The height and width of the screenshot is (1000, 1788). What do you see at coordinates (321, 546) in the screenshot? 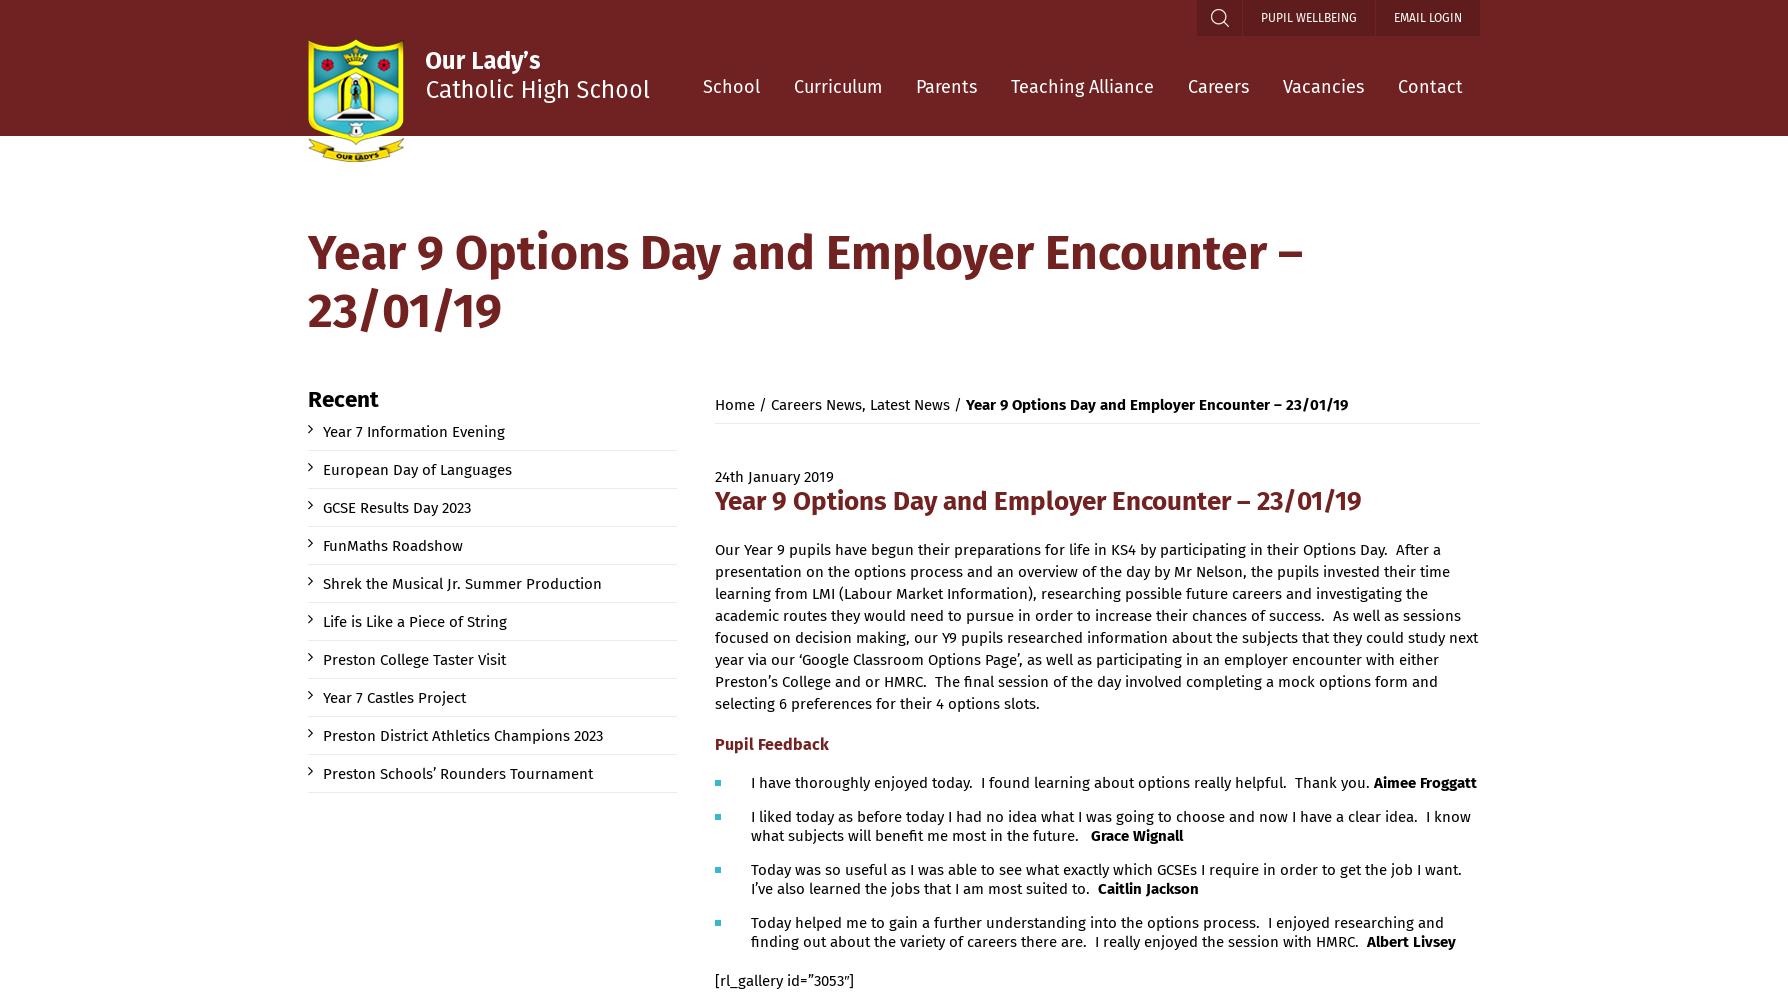
I see `'FunMaths Roadshow'` at bounding box center [321, 546].